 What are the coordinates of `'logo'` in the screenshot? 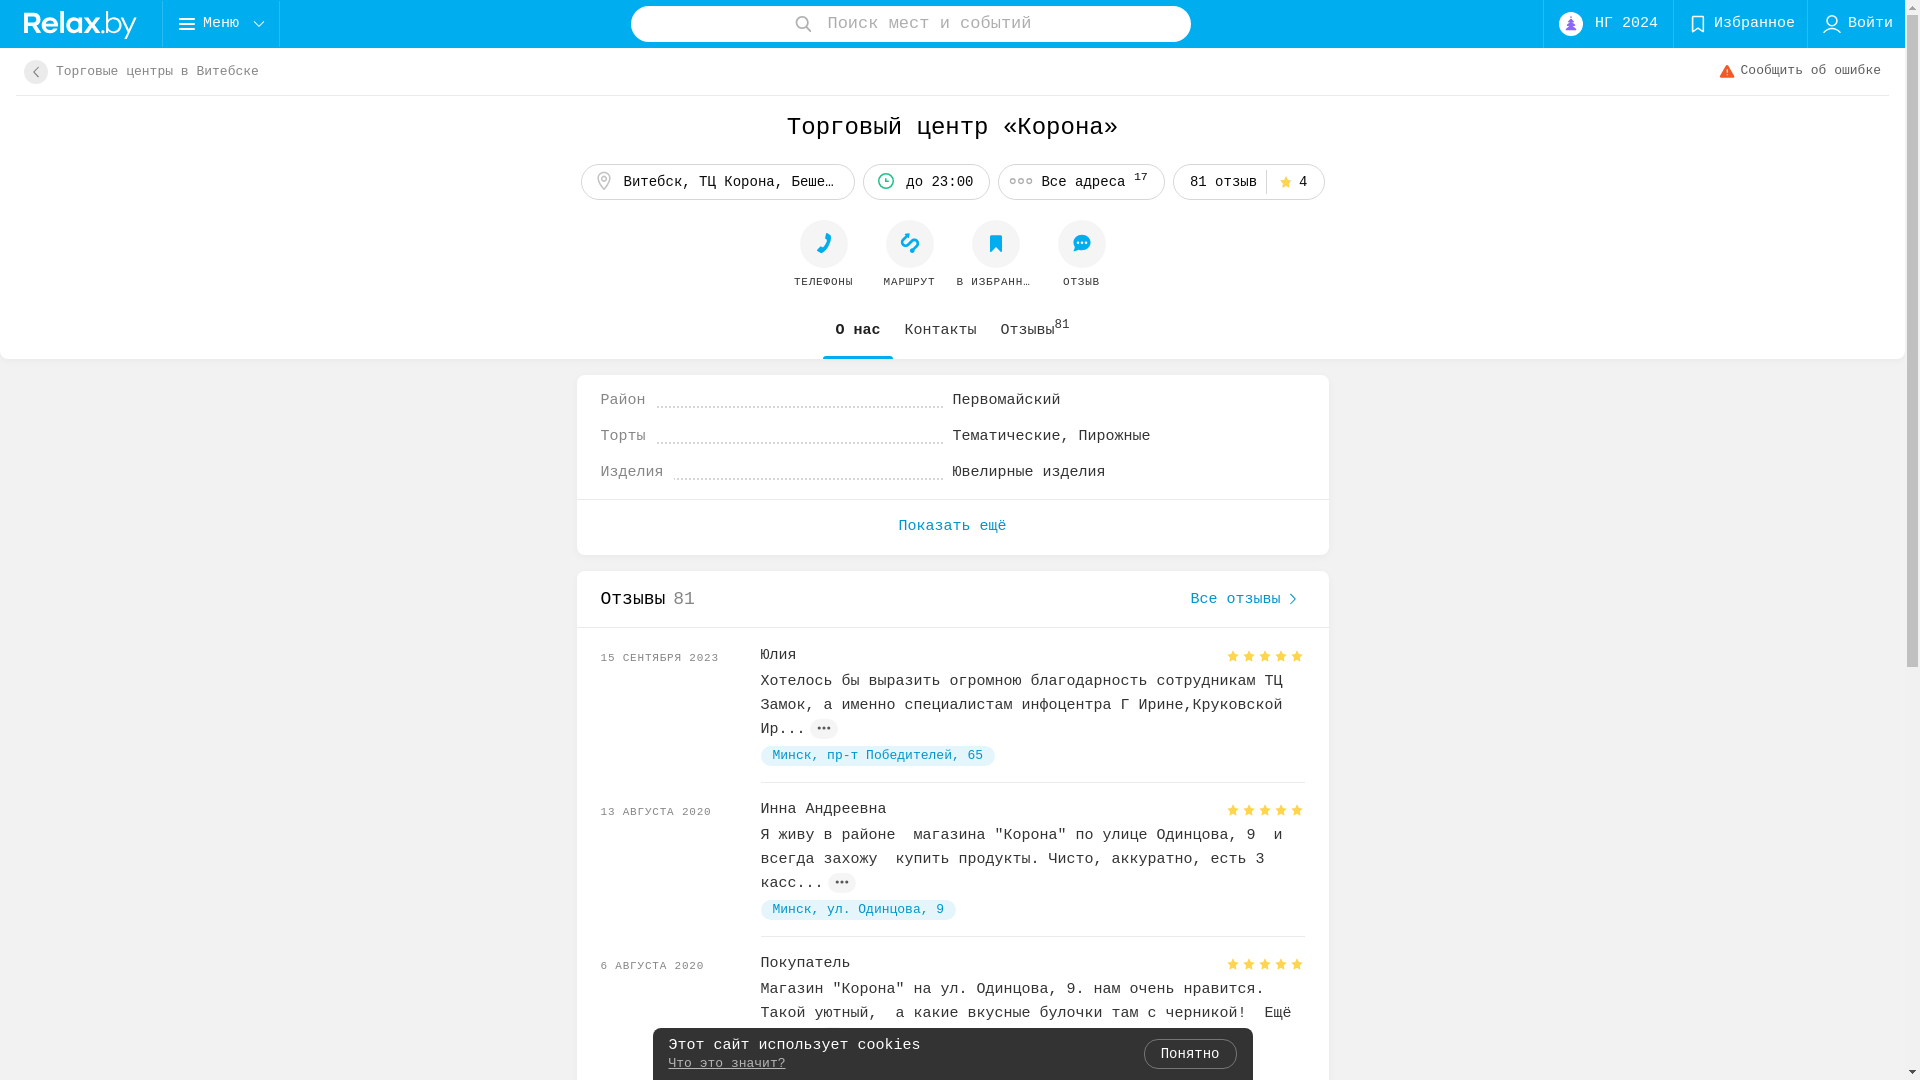 It's located at (80, 23).